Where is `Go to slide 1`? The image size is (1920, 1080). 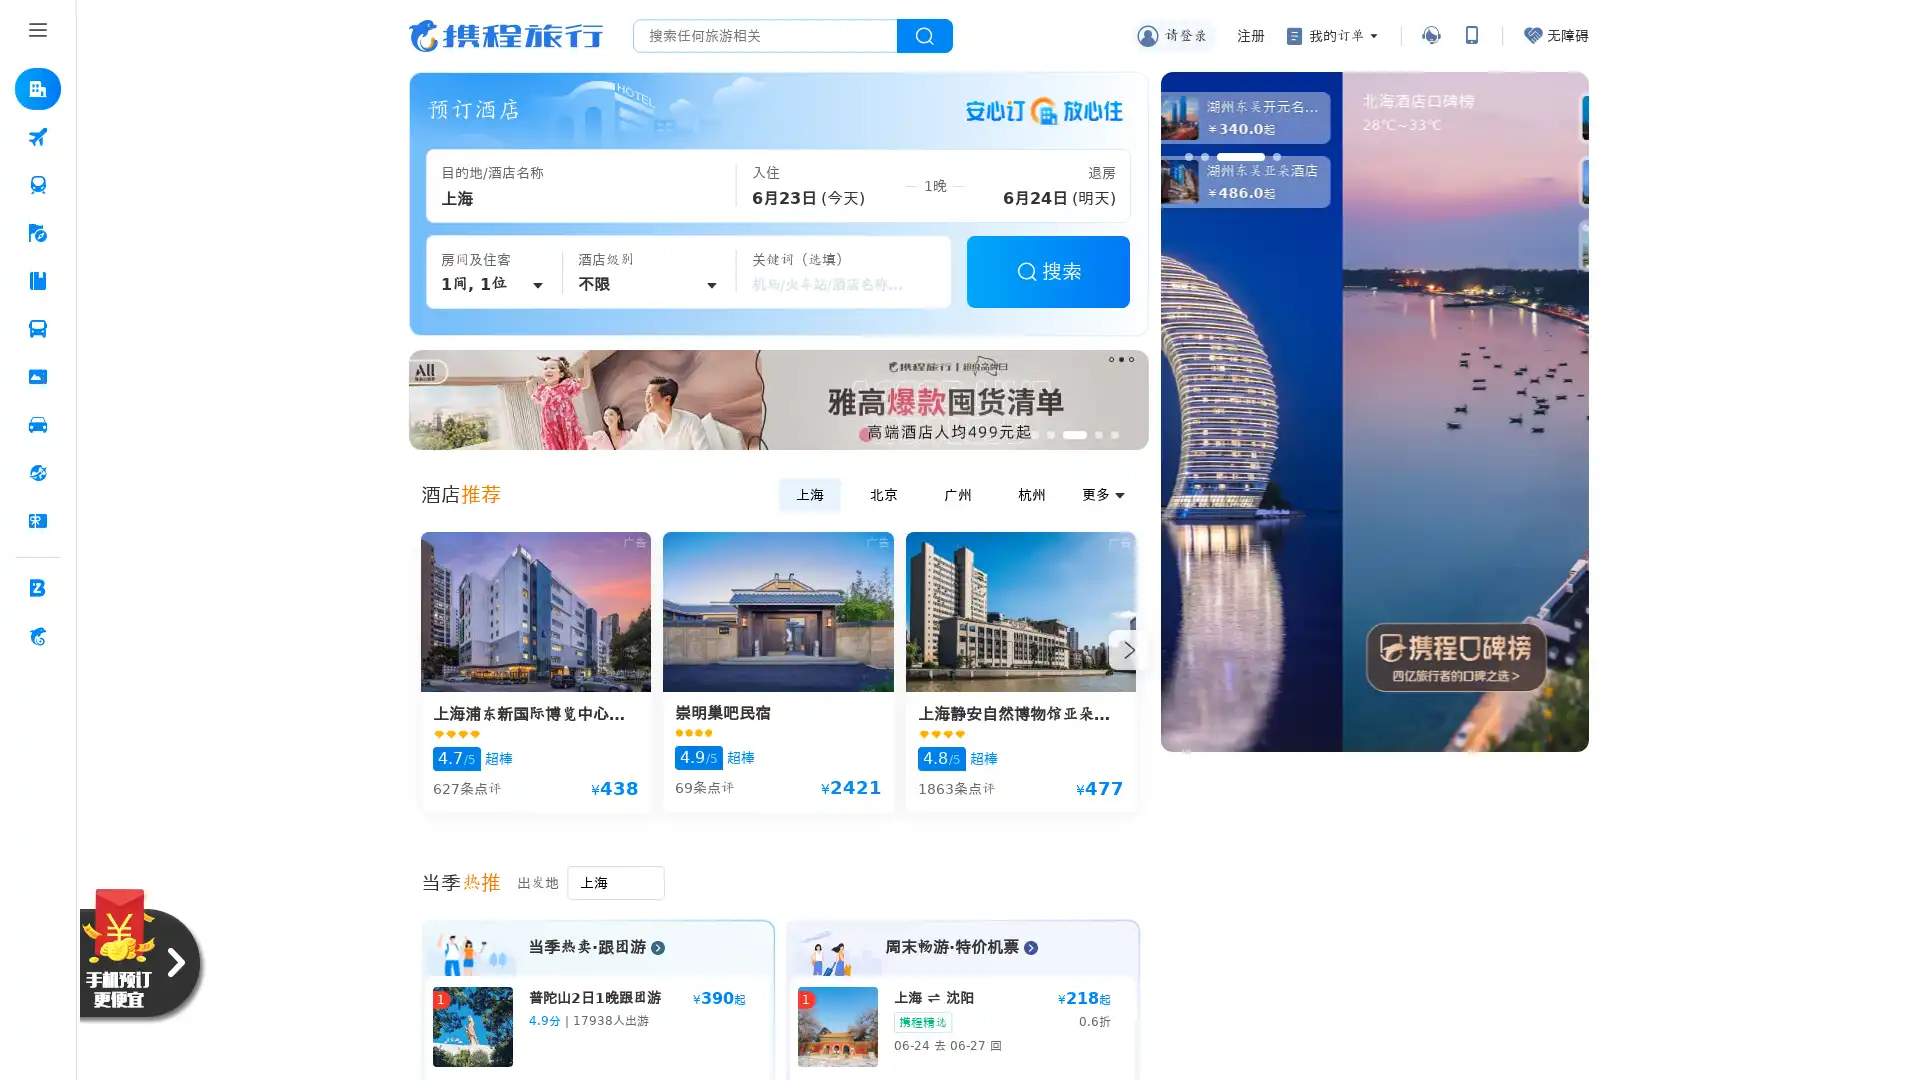 Go to slide 1 is located at coordinates (1188, 156).